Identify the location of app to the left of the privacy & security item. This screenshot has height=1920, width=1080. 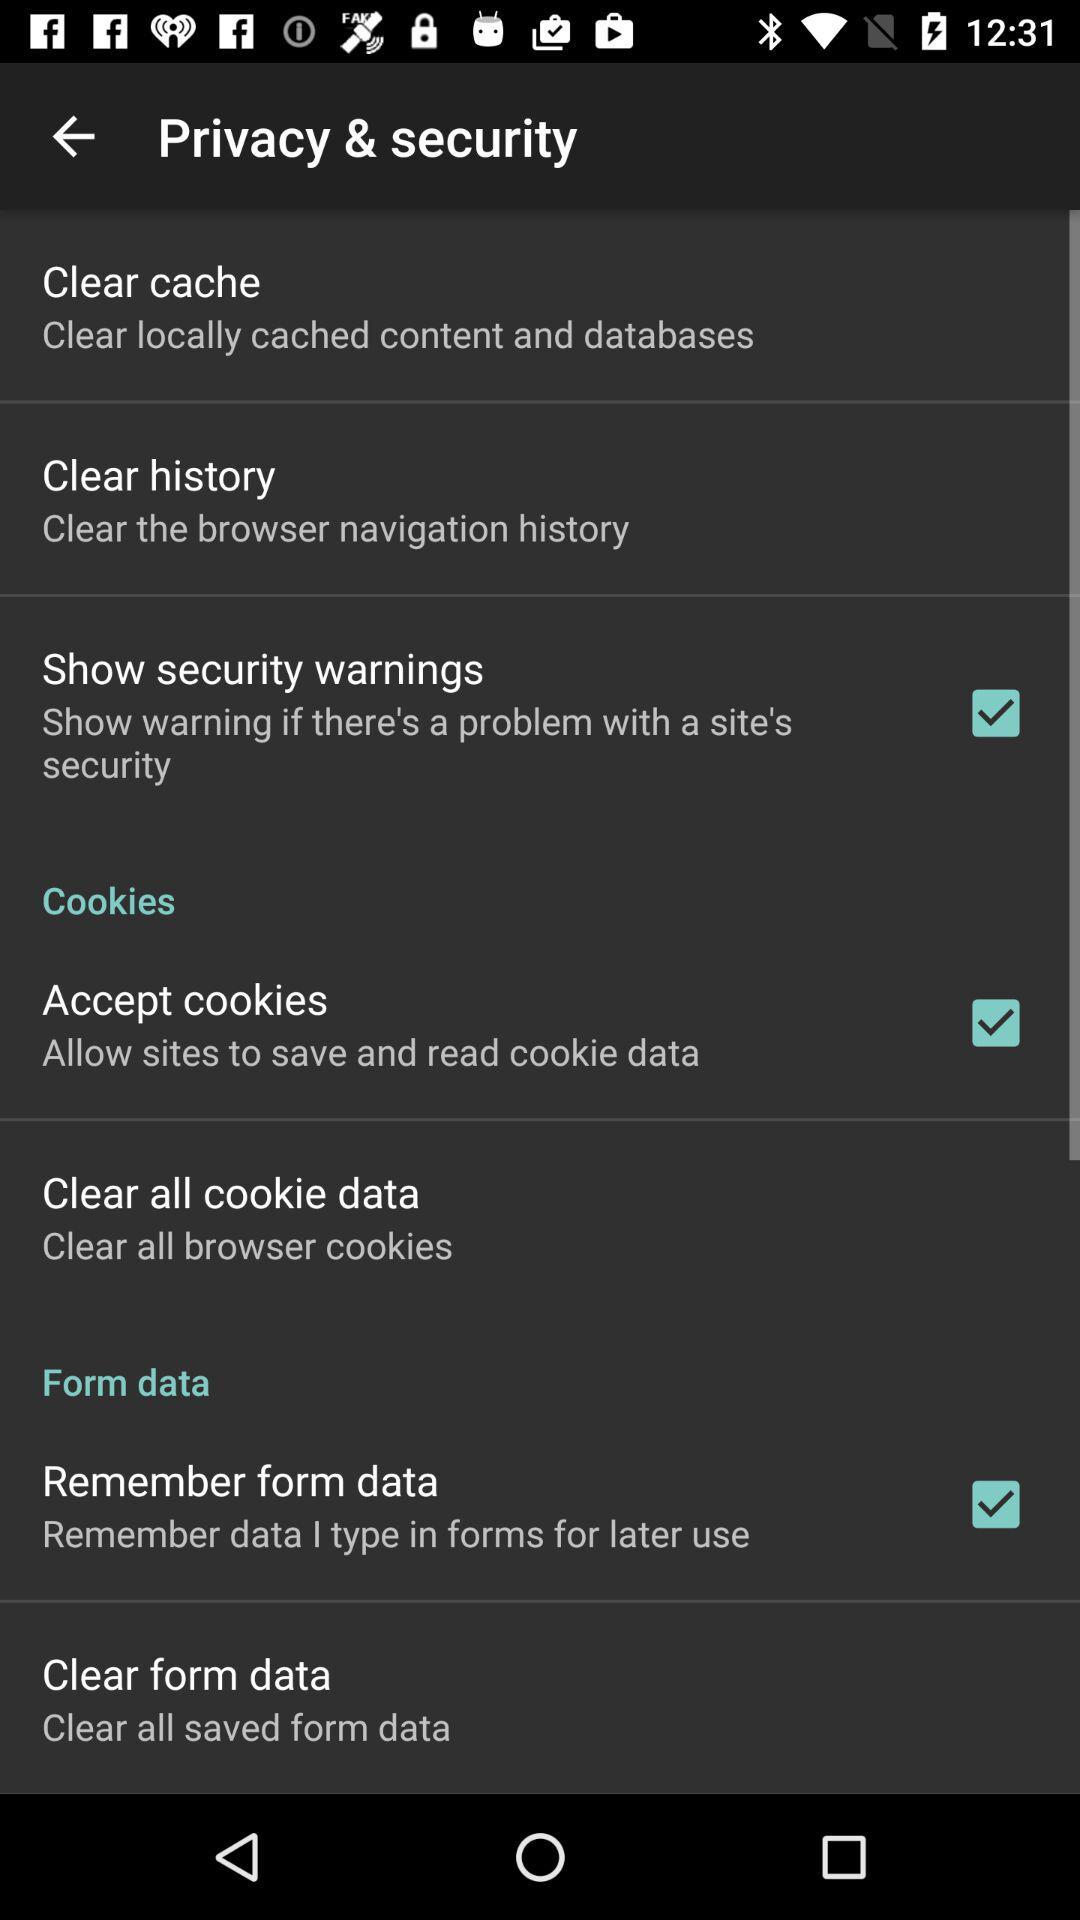
(72, 135).